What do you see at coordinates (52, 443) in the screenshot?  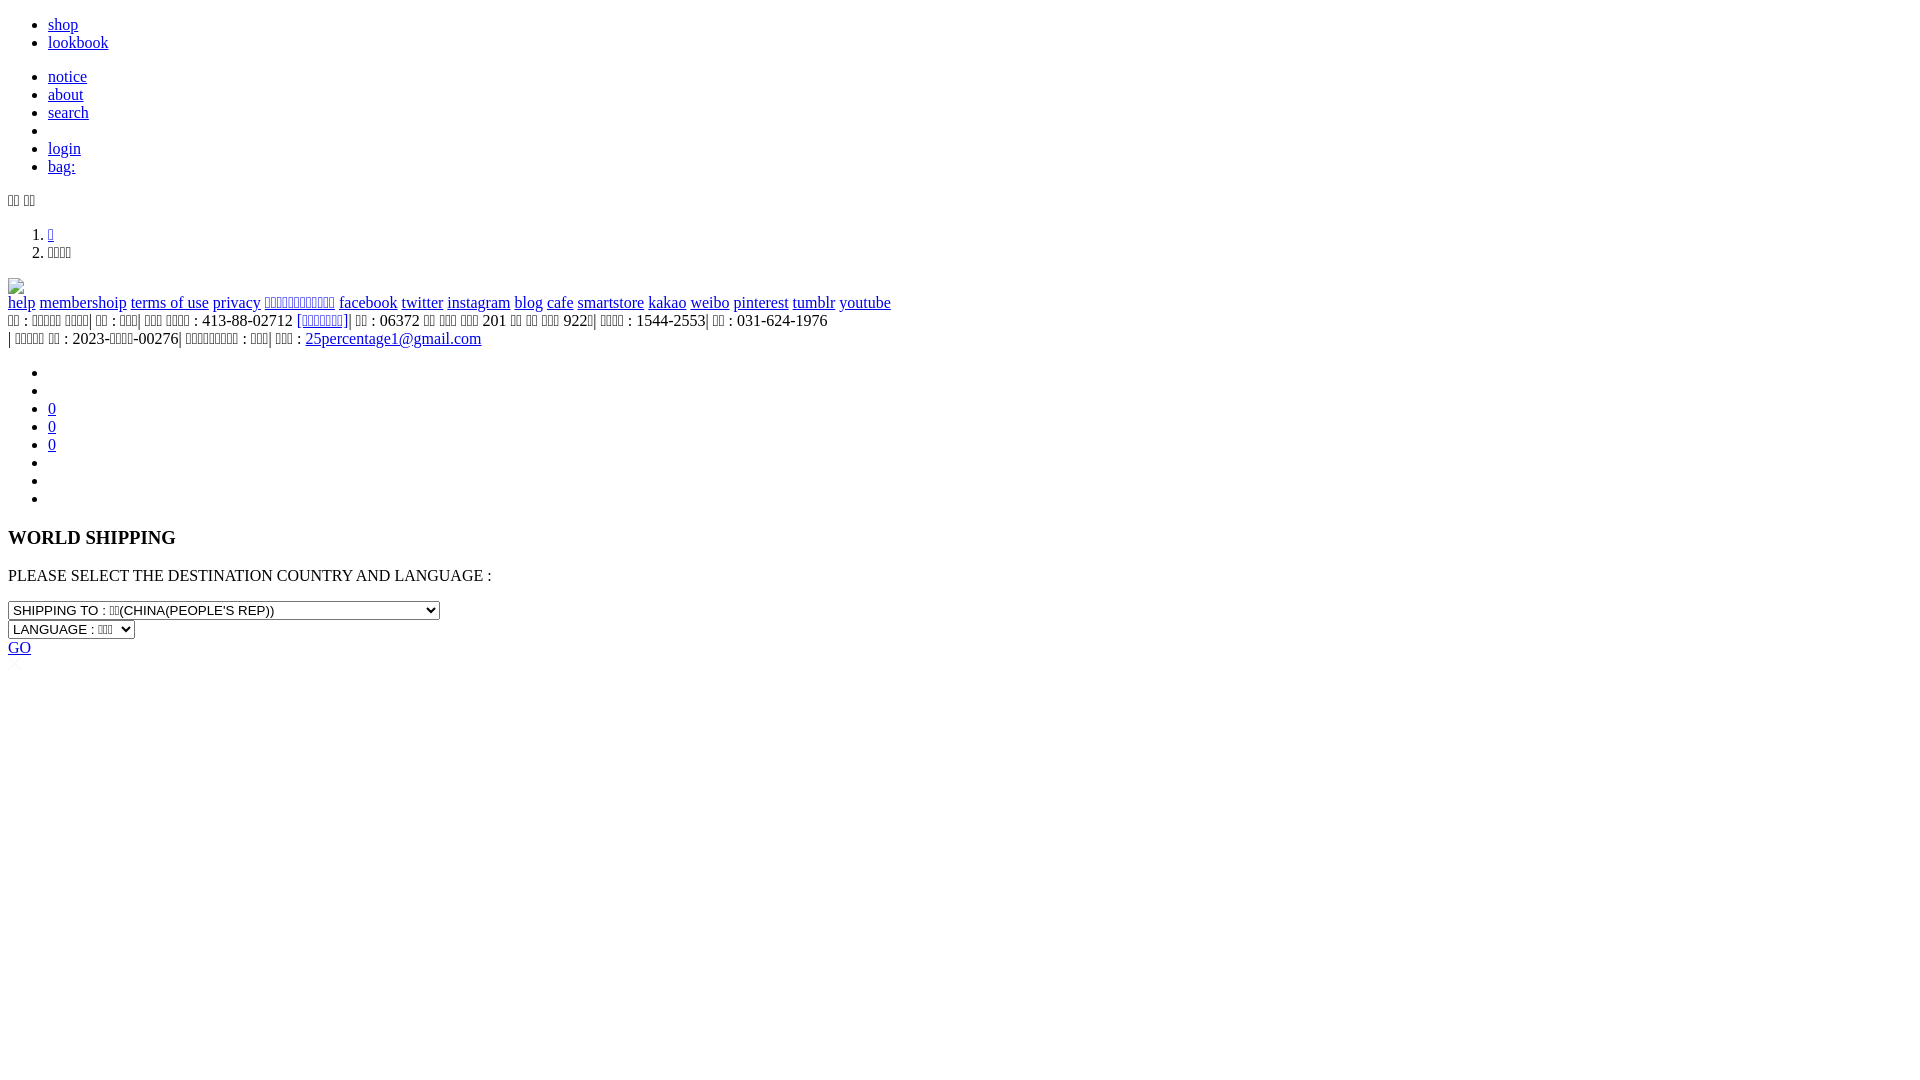 I see `'0'` at bounding box center [52, 443].